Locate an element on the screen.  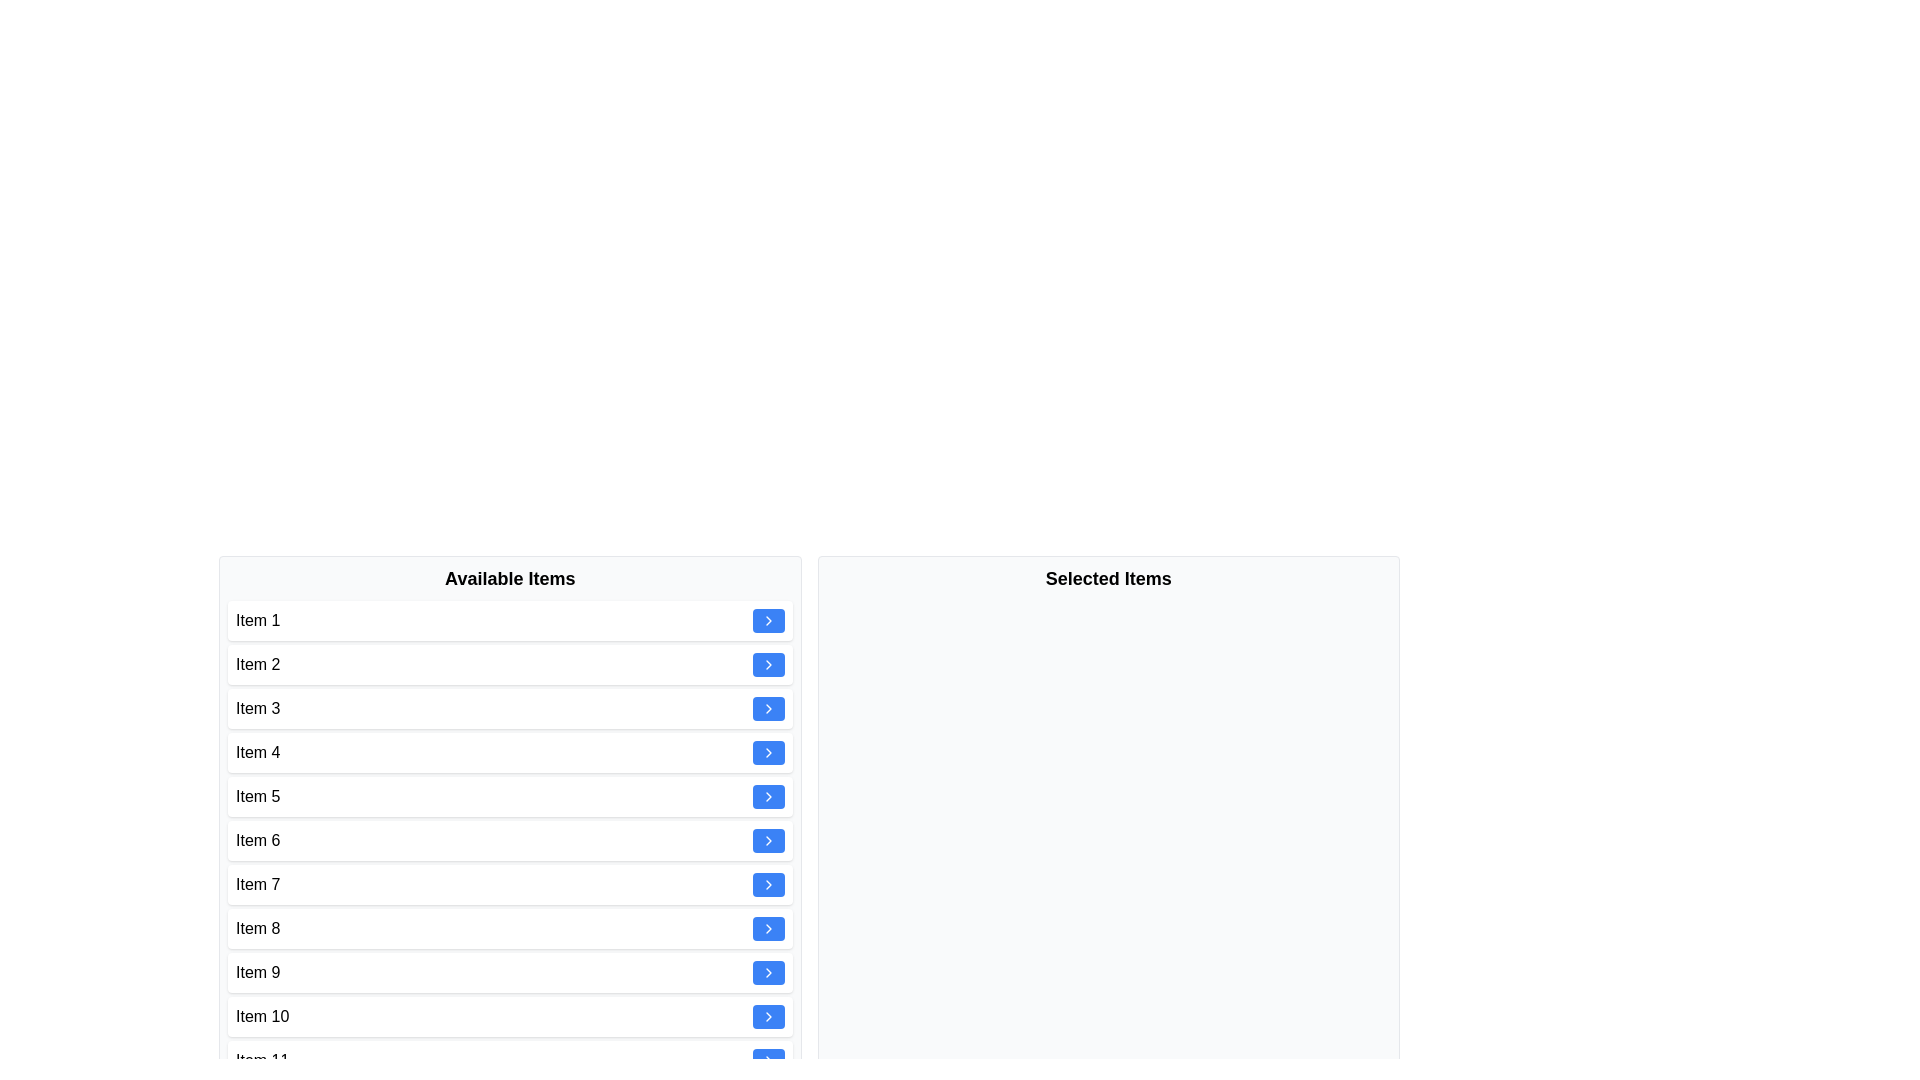
the small right-pointing chevron icon within the blue circular button located at the rightmost area of the button aligned with item 8 in the 'Available Items' list to trigger a tooltip or highlight is located at coordinates (767, 840).